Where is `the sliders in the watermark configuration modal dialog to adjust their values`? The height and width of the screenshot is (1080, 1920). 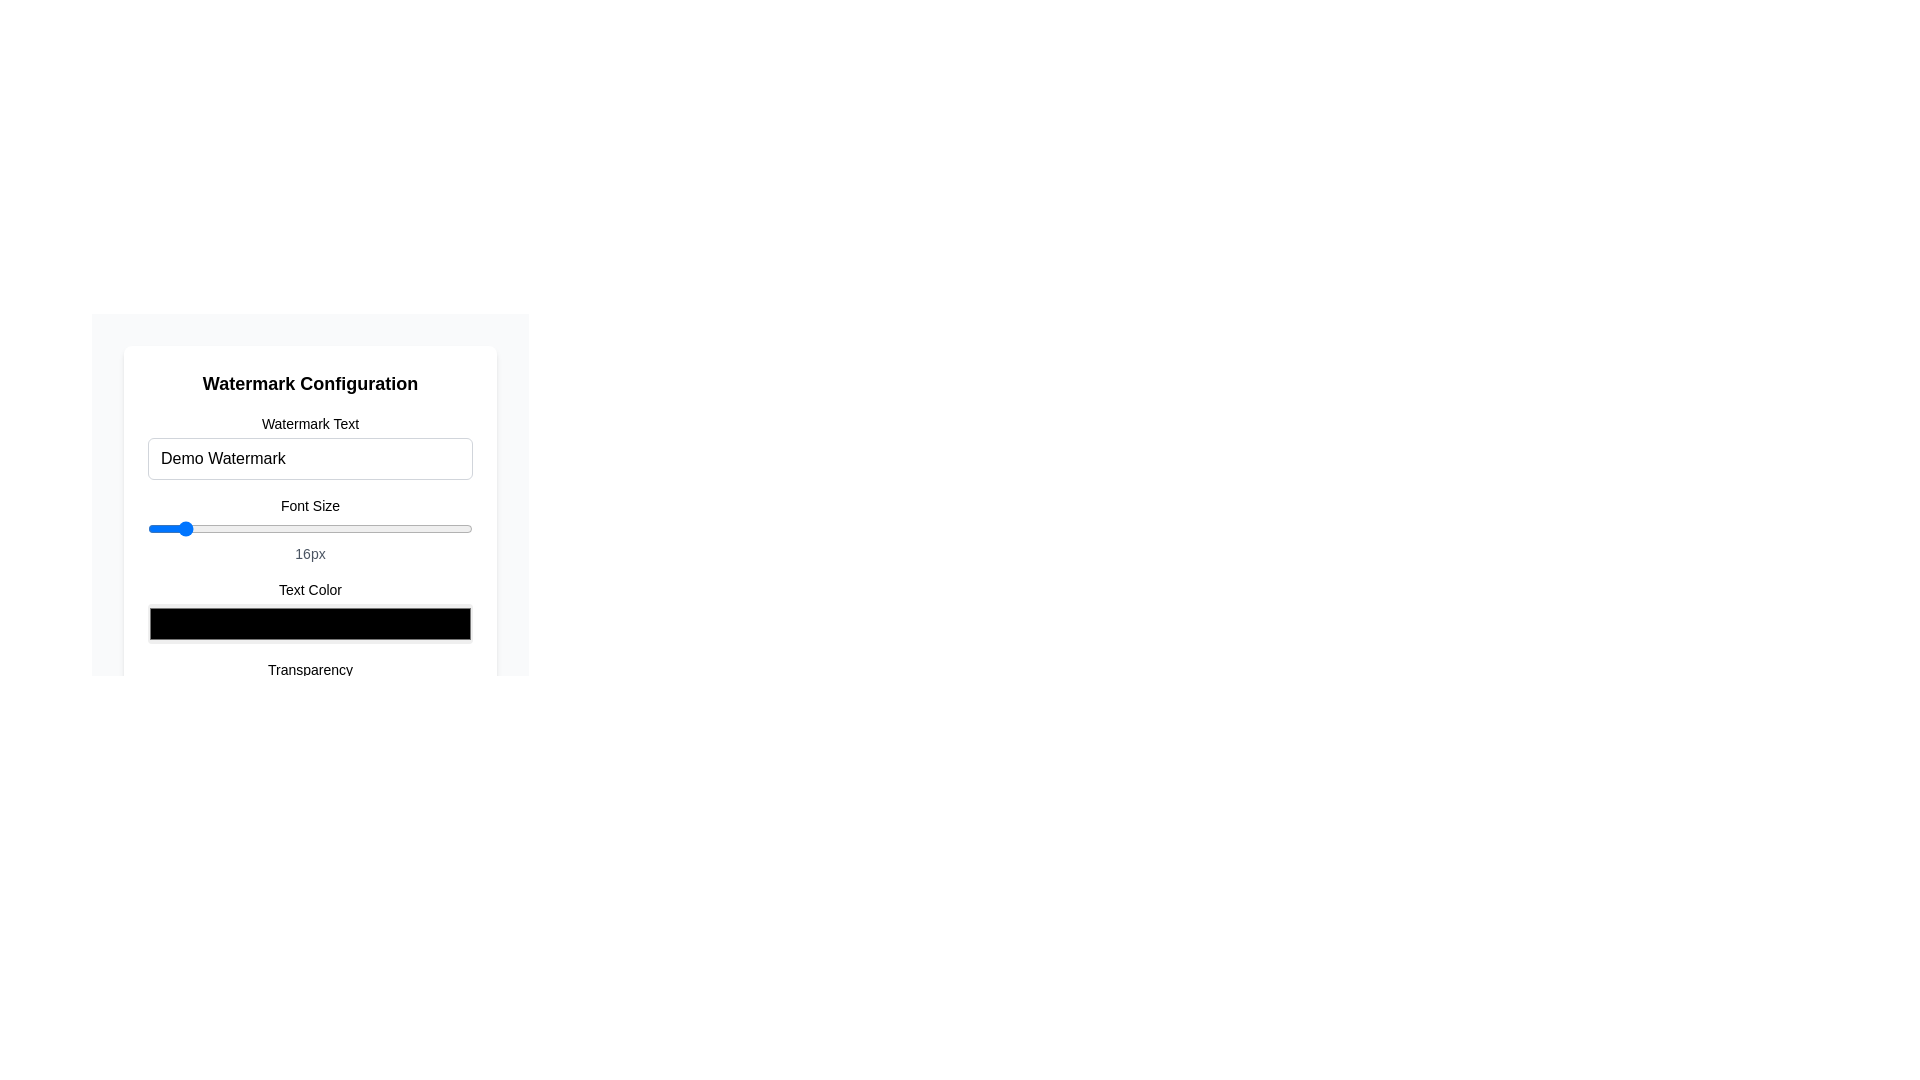
the sliders in the watermark configuration modal dialog to adjust their values is located at coordinates (309, 482).